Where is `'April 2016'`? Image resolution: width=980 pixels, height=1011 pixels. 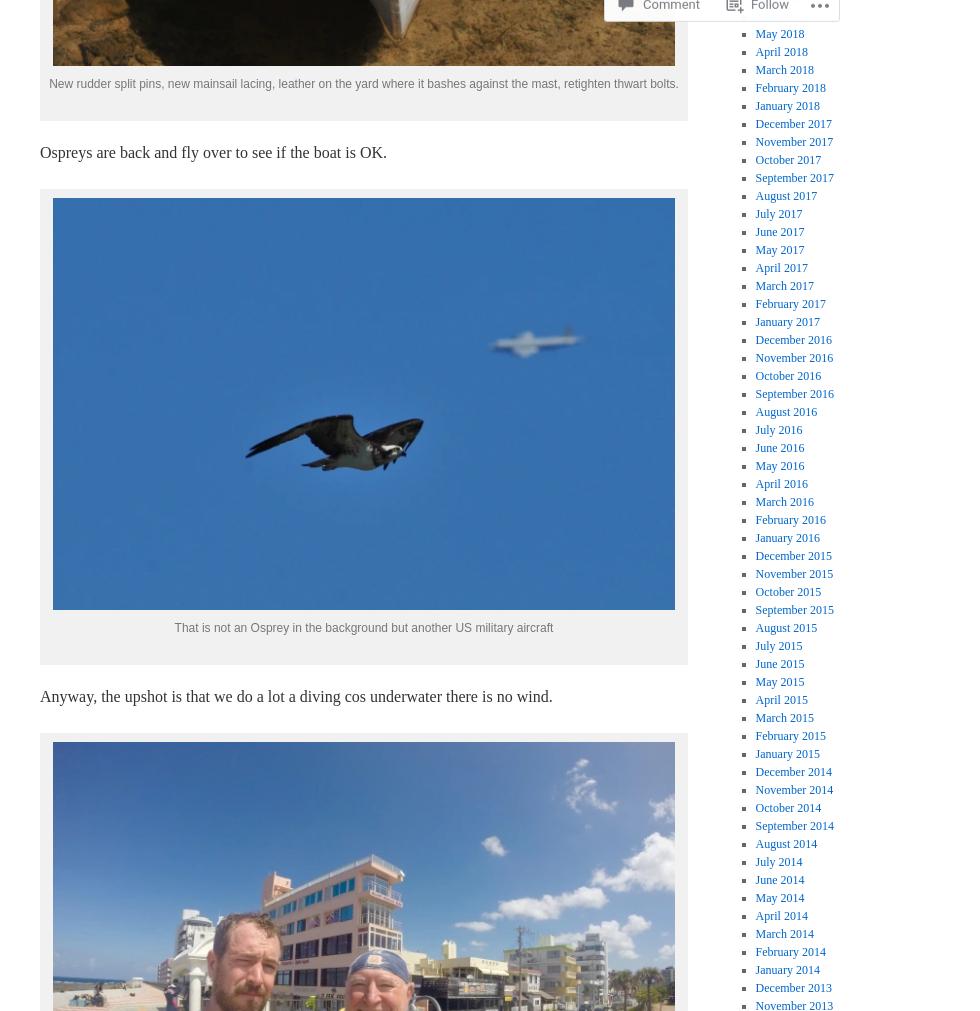
'April 2016' is located at coordinates (780, 481).